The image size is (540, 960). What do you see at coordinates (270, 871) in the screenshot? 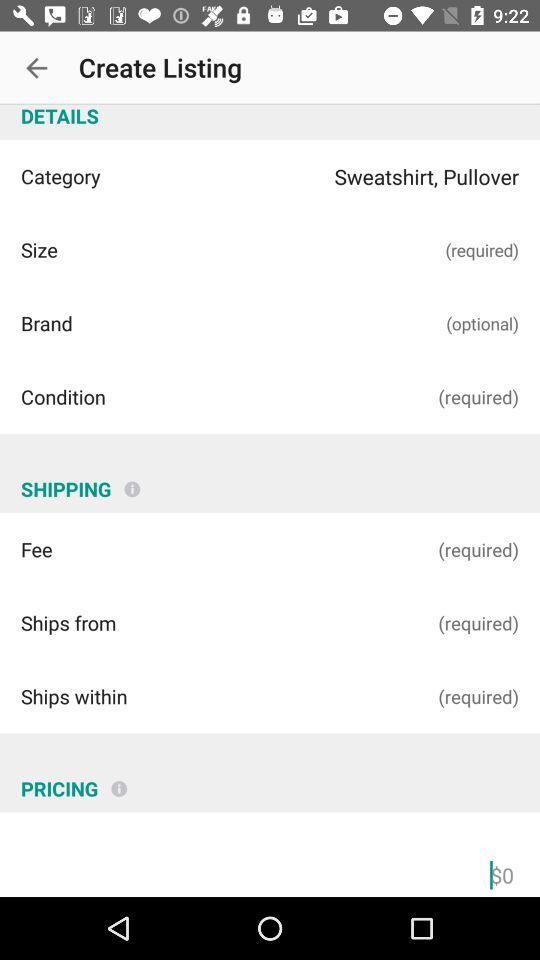
I see `price field` at bounding box center [270, 871].